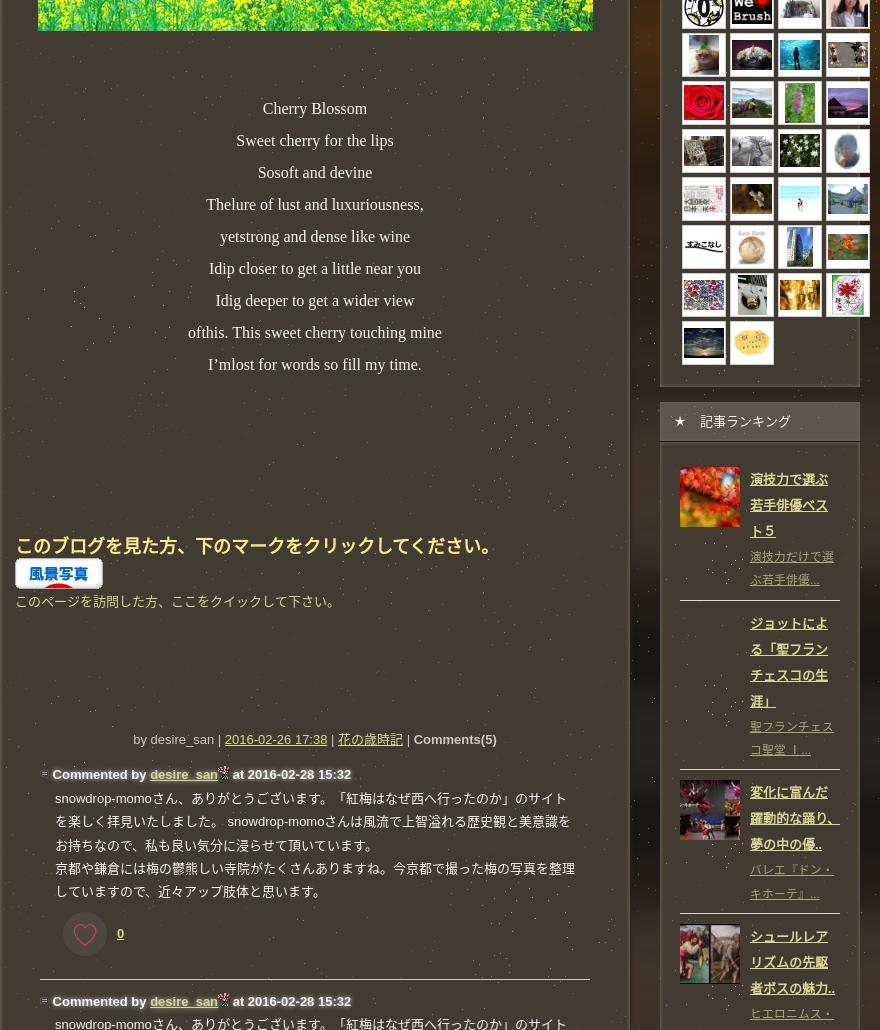 The height and width of the screenshot is (1030, 880). I want to click on '5', so click(488, 739).